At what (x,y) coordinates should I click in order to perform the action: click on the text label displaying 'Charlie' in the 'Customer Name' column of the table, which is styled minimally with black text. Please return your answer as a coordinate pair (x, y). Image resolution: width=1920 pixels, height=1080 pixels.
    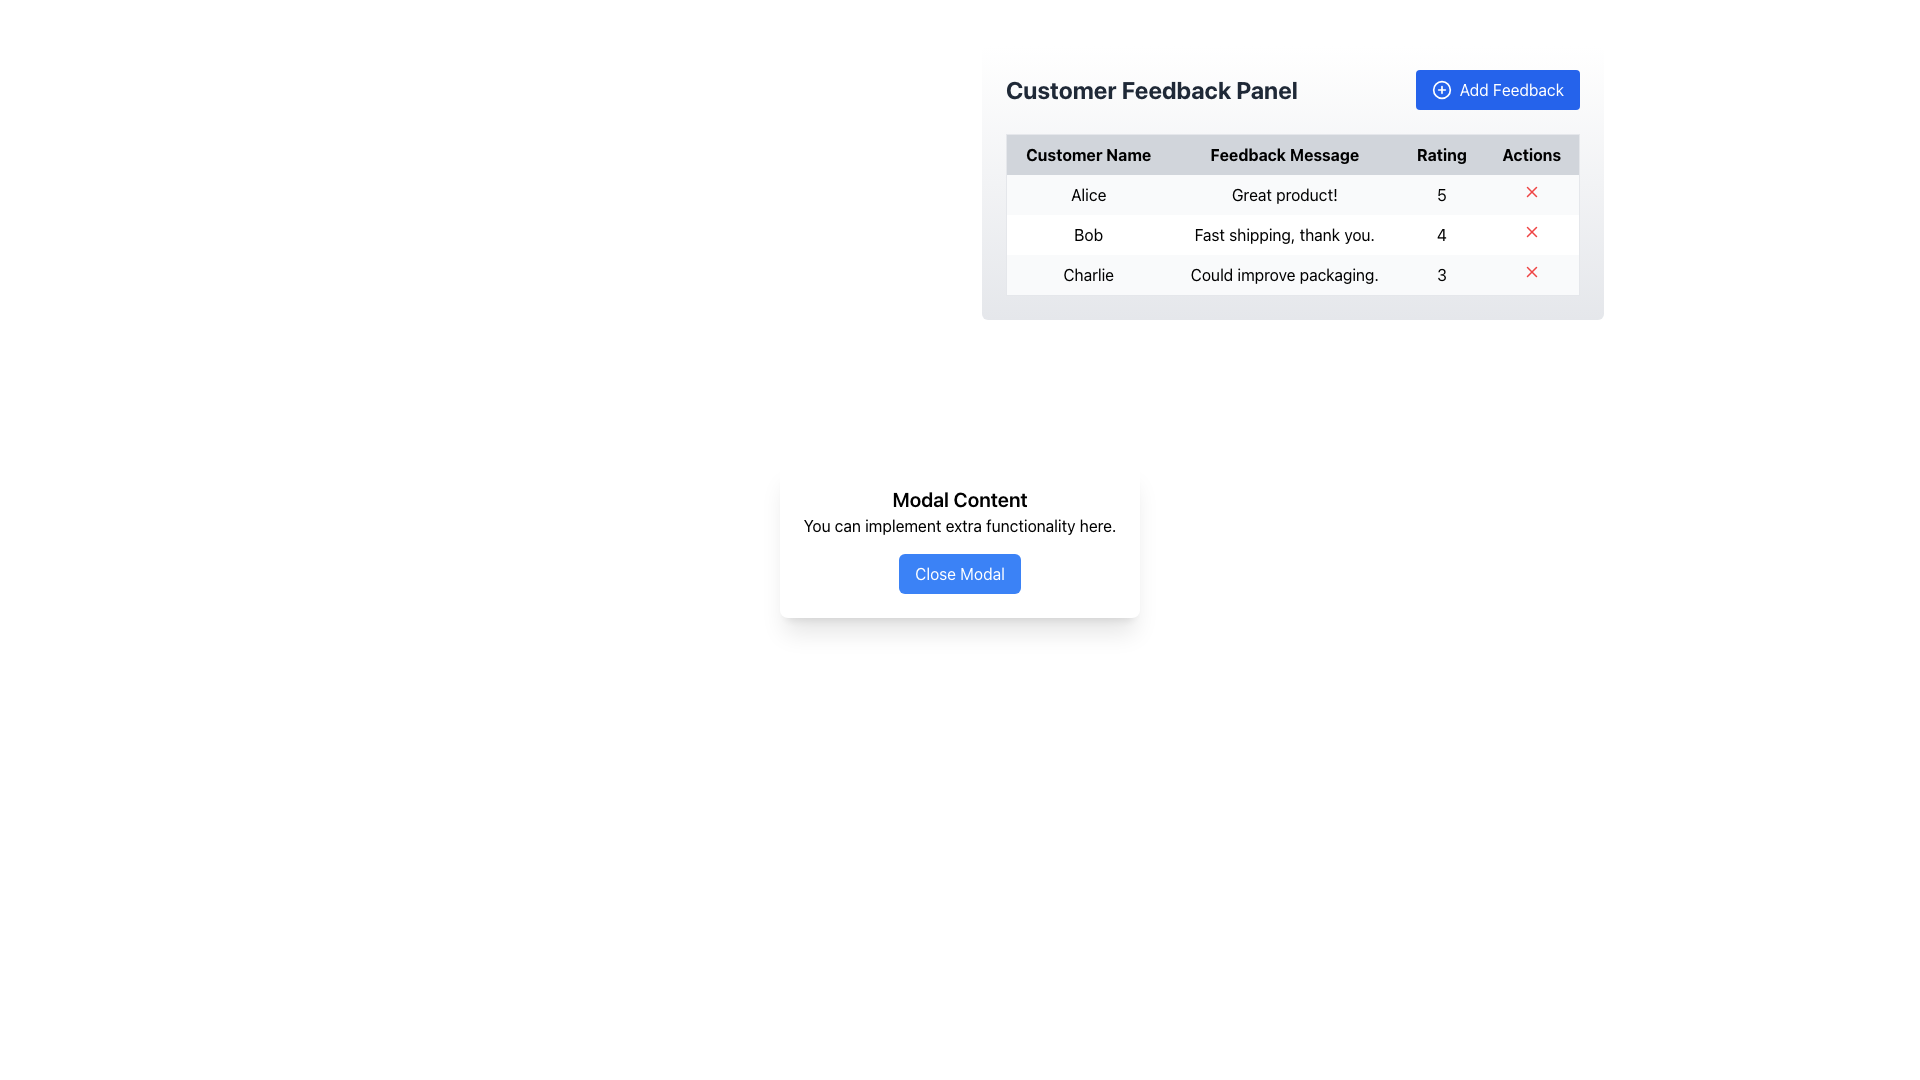
    Looking at the image, I should click on (1087, 275).